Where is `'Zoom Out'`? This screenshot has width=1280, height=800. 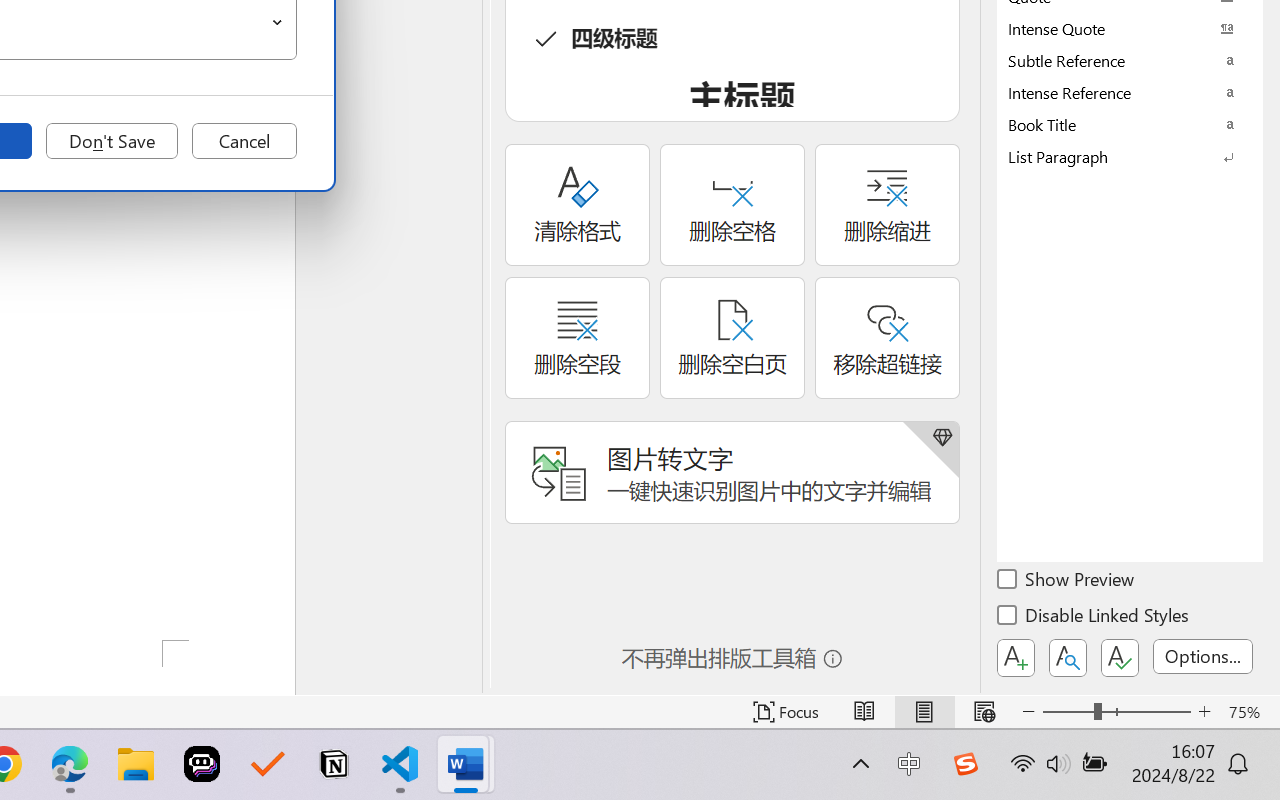
'Zoom Out' is located at coordinates (1067, 711).